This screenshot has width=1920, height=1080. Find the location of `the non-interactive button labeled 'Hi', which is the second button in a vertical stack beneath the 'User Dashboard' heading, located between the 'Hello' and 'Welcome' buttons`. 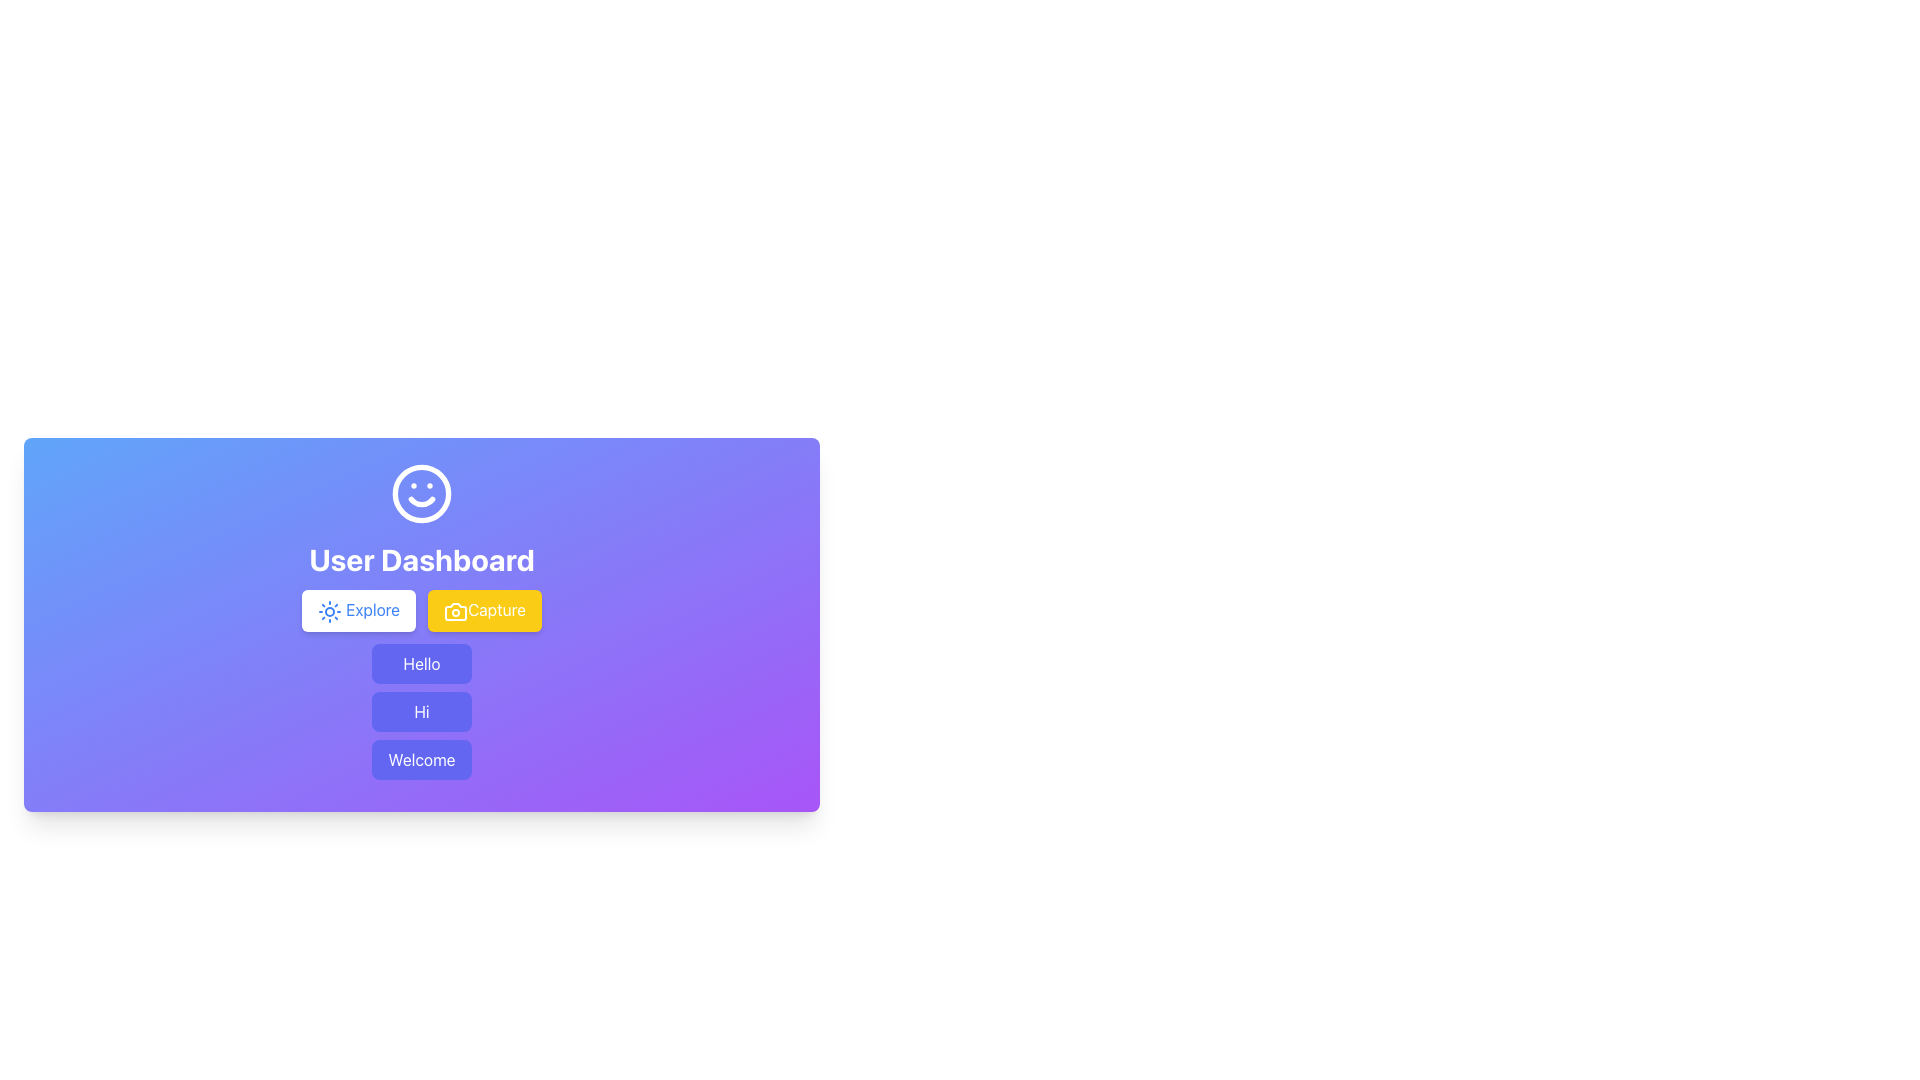

the non-interactive button labeled 'Hi', which is the second button in a vertical stack beneath the 'User Dashboard' heading, located between the 'Hello' and 'Welcome' buttons is located at coordinates (421, 710).